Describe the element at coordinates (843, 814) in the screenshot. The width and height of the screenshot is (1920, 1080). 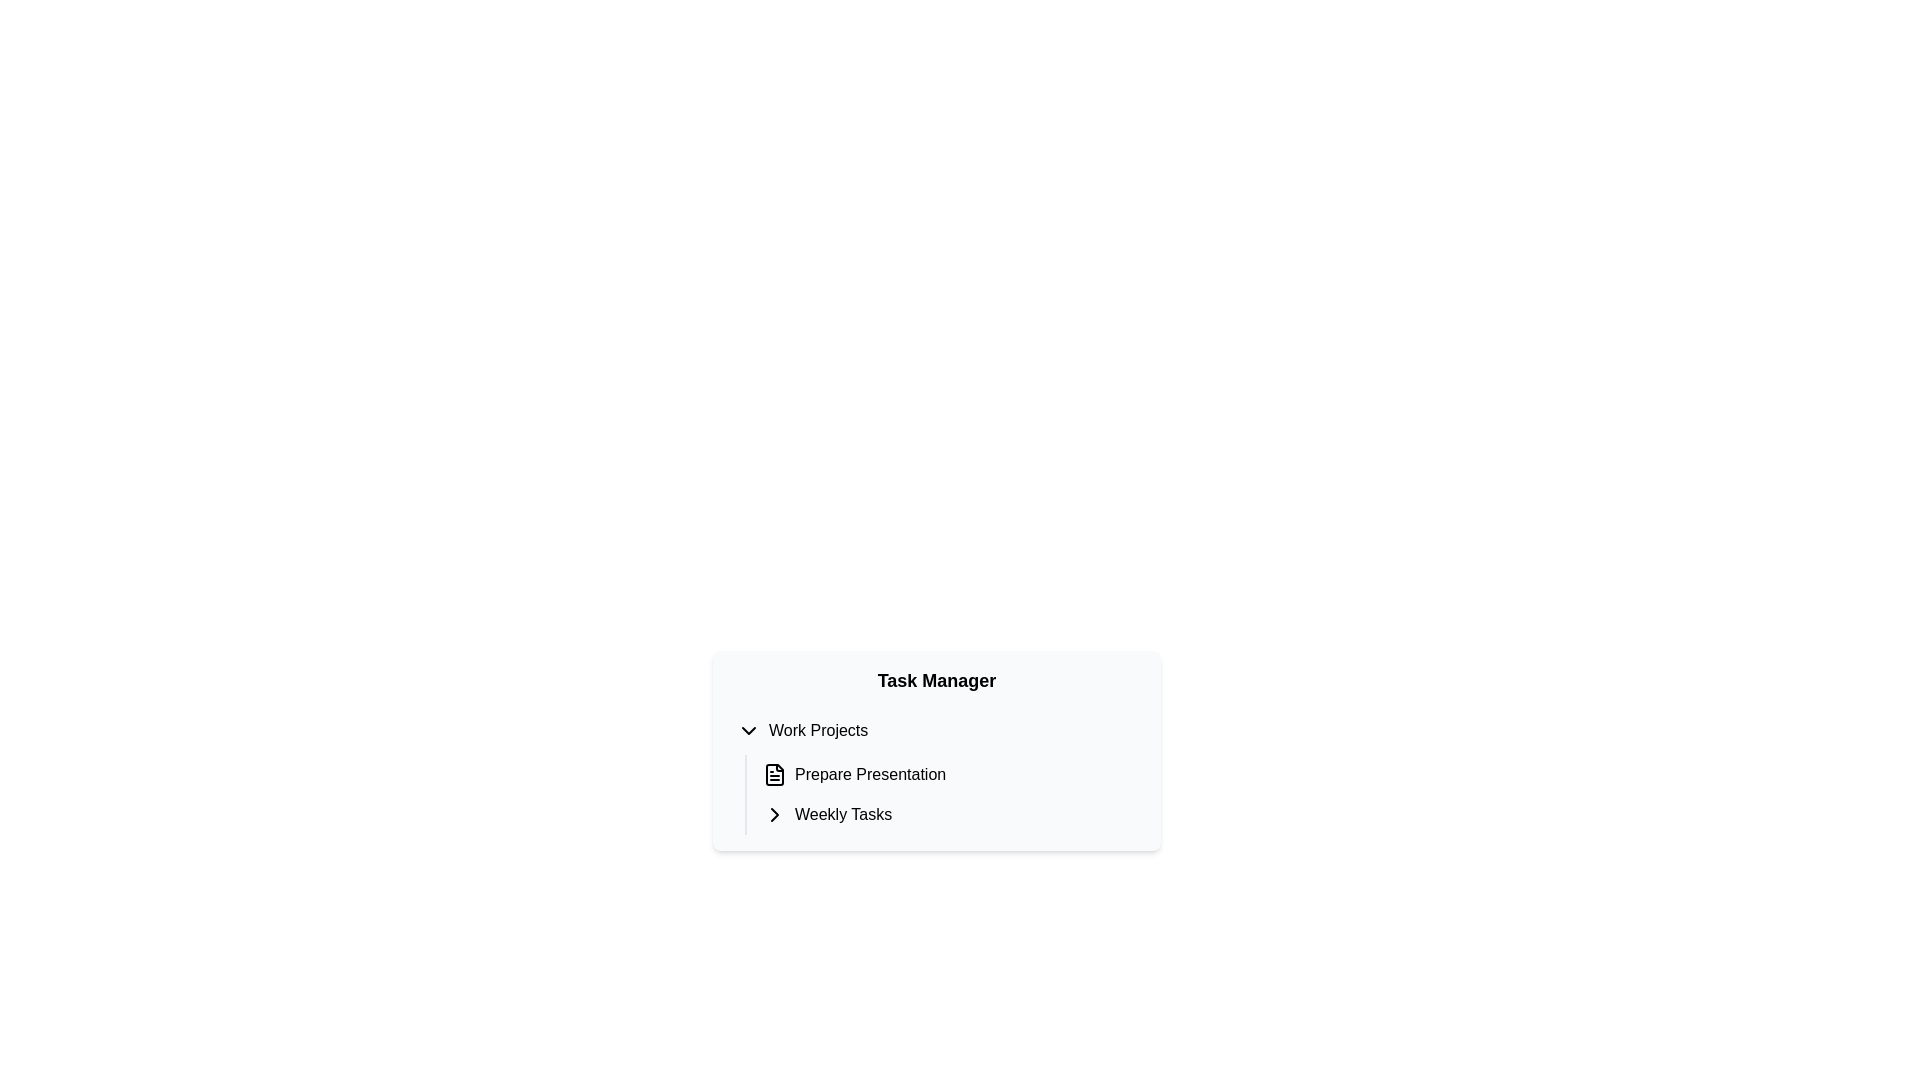
I see `the 'Weekly Tasks' text label, which is a black text in a sans-serif font on a white background, located under the 'Work Projects' category` at that location.